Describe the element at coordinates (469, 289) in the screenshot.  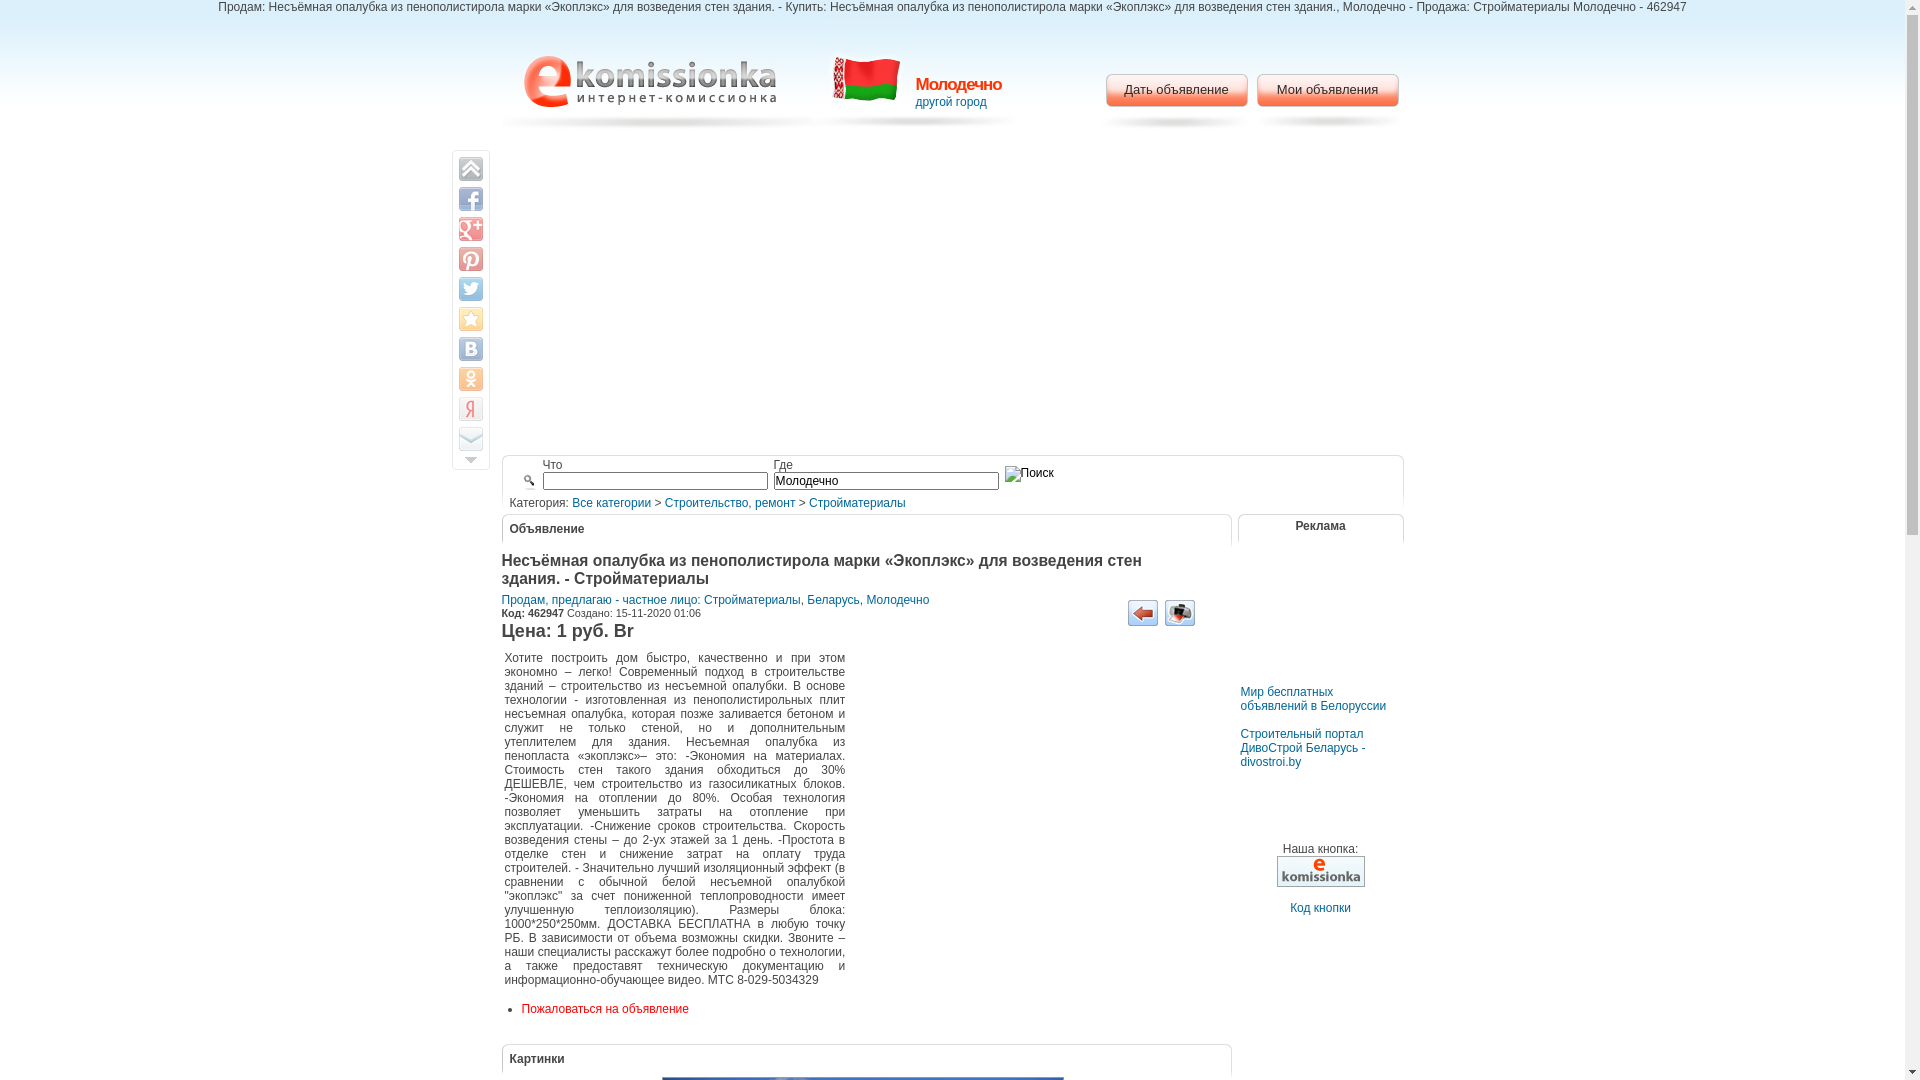
I see `'Share on Twitter'` at that location.